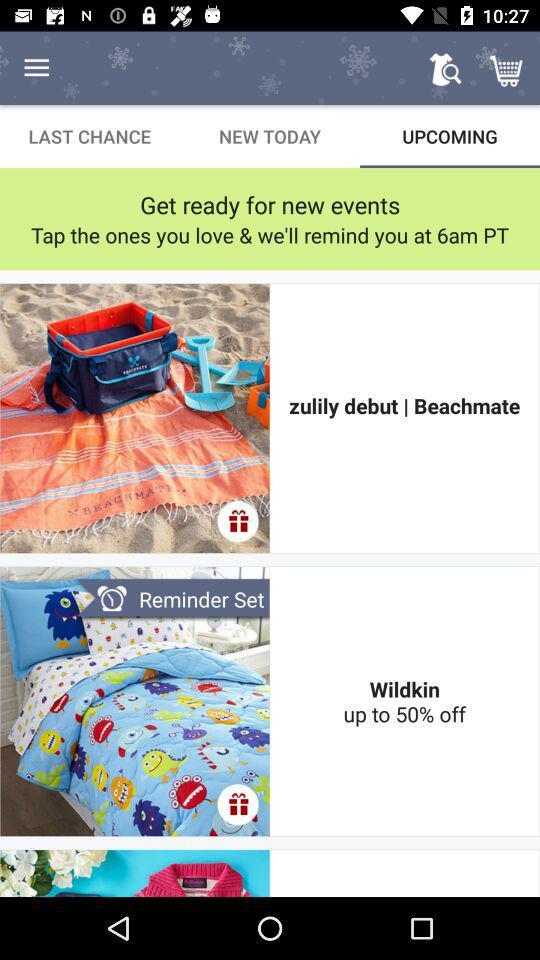 This screenshot has height=960, width=540. What do you see at coordinates (270, 235) in the screenshot?
I see `tap the ones` at bounding box center [270, 235].